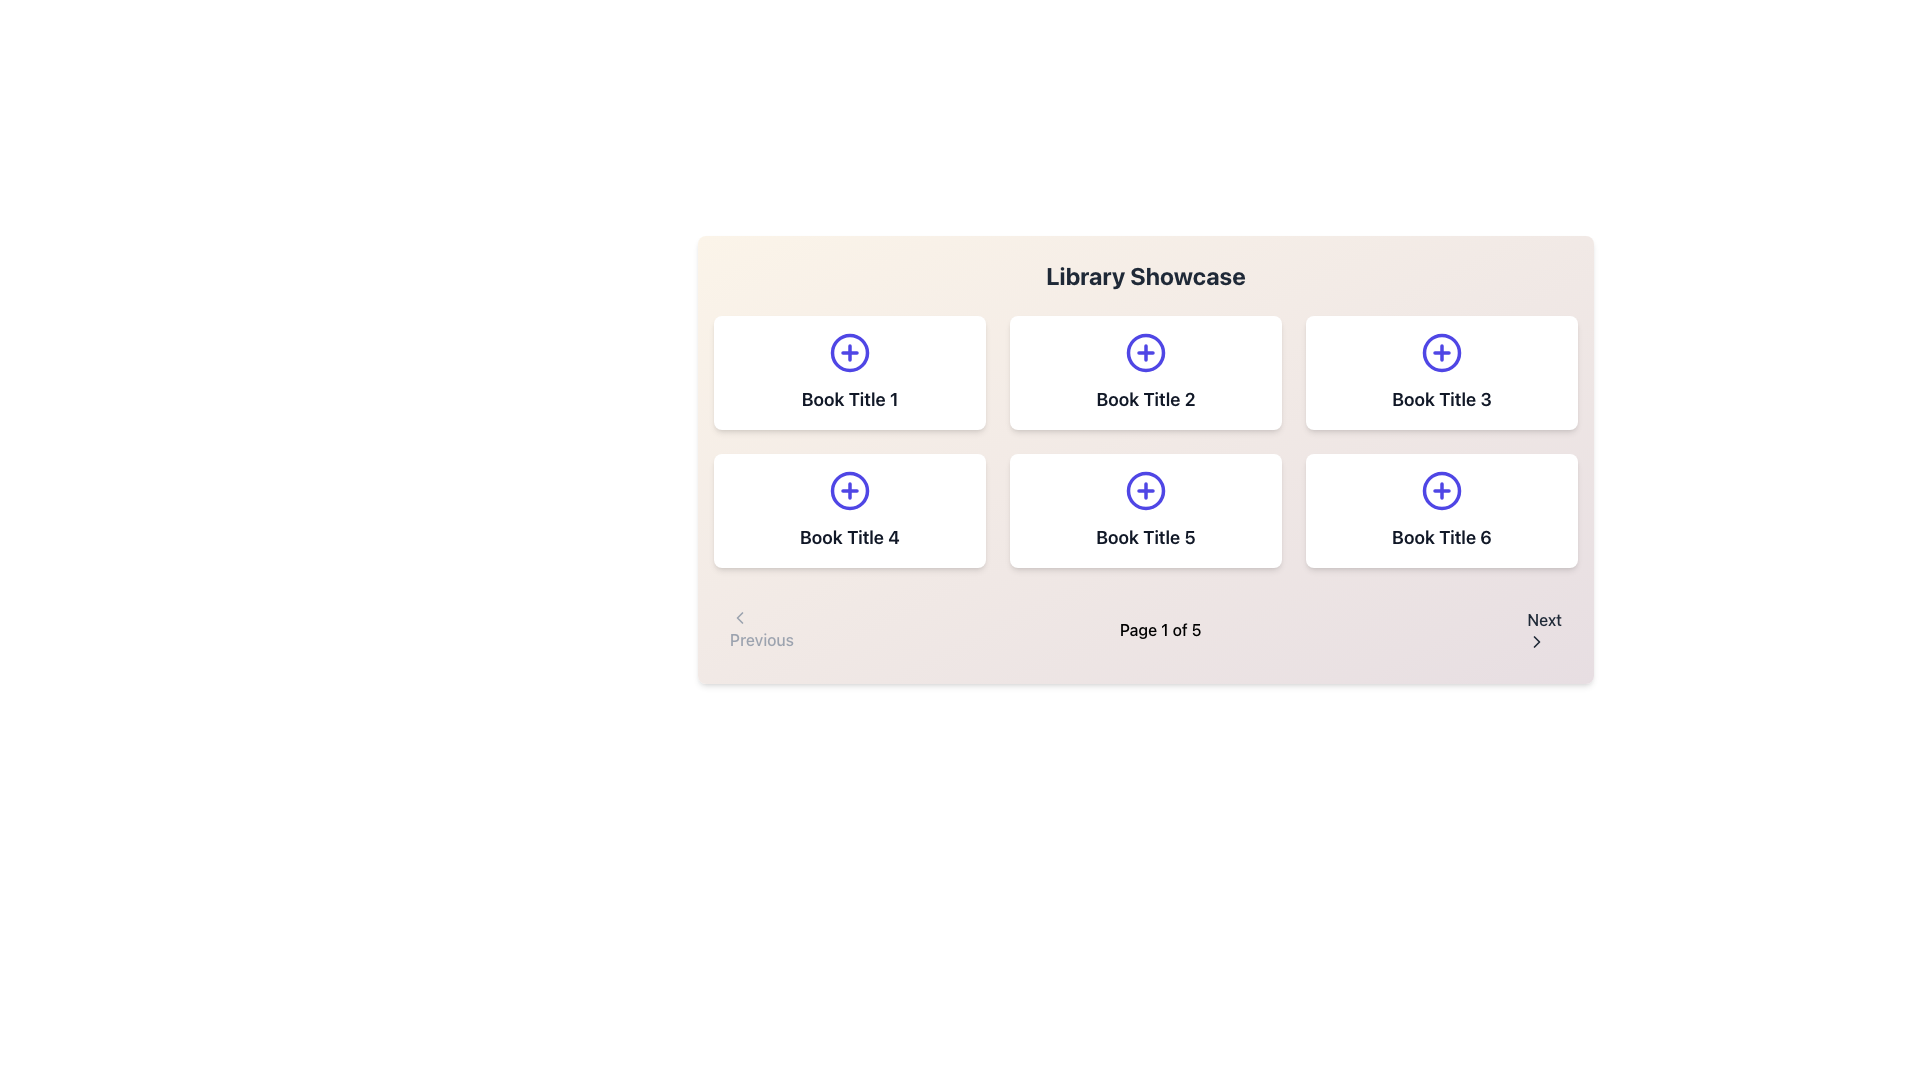  Describe the element at coordinates (849, 352) in the screenshot. I see `the circular '+' button with a blue color scheme located above the text 'Book Title 1' in the first card of the grid layout` at that location.